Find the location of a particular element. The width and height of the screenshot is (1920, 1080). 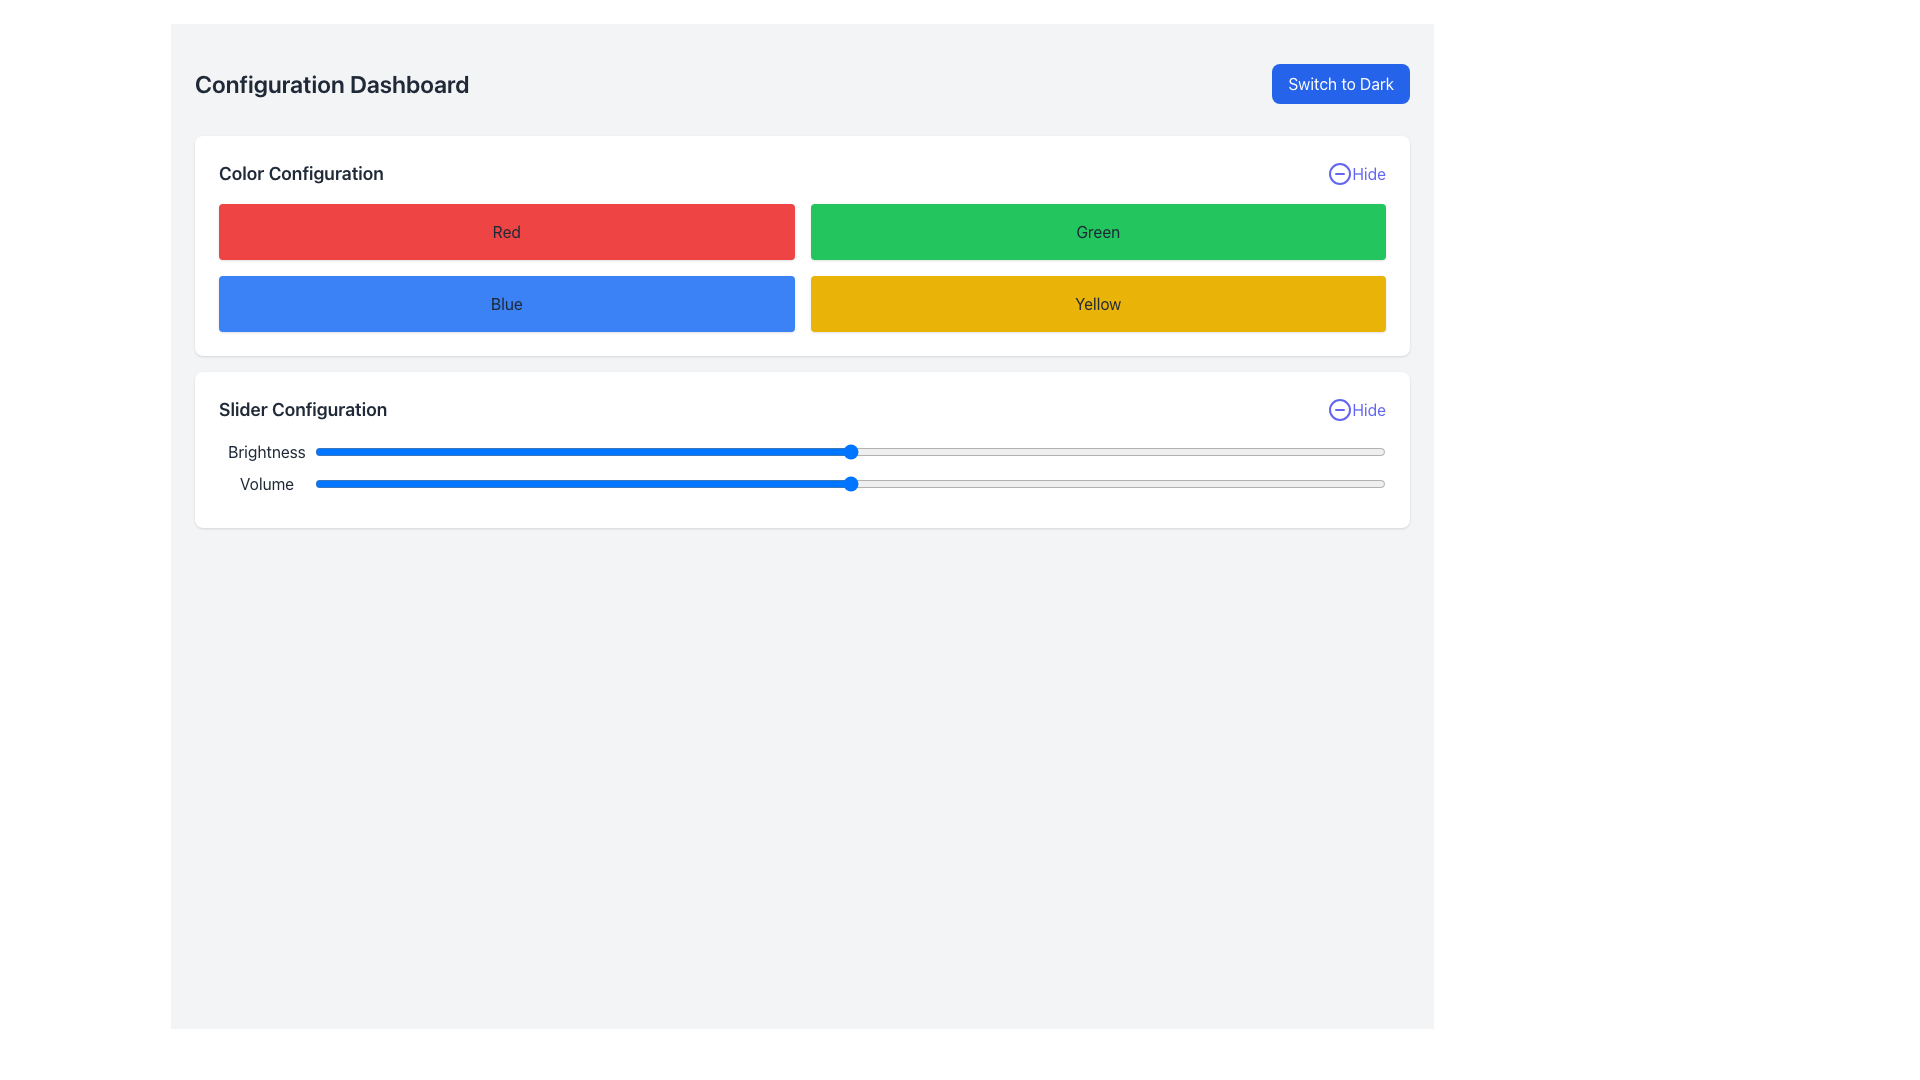

volume is located at coordinates (1032, 483).